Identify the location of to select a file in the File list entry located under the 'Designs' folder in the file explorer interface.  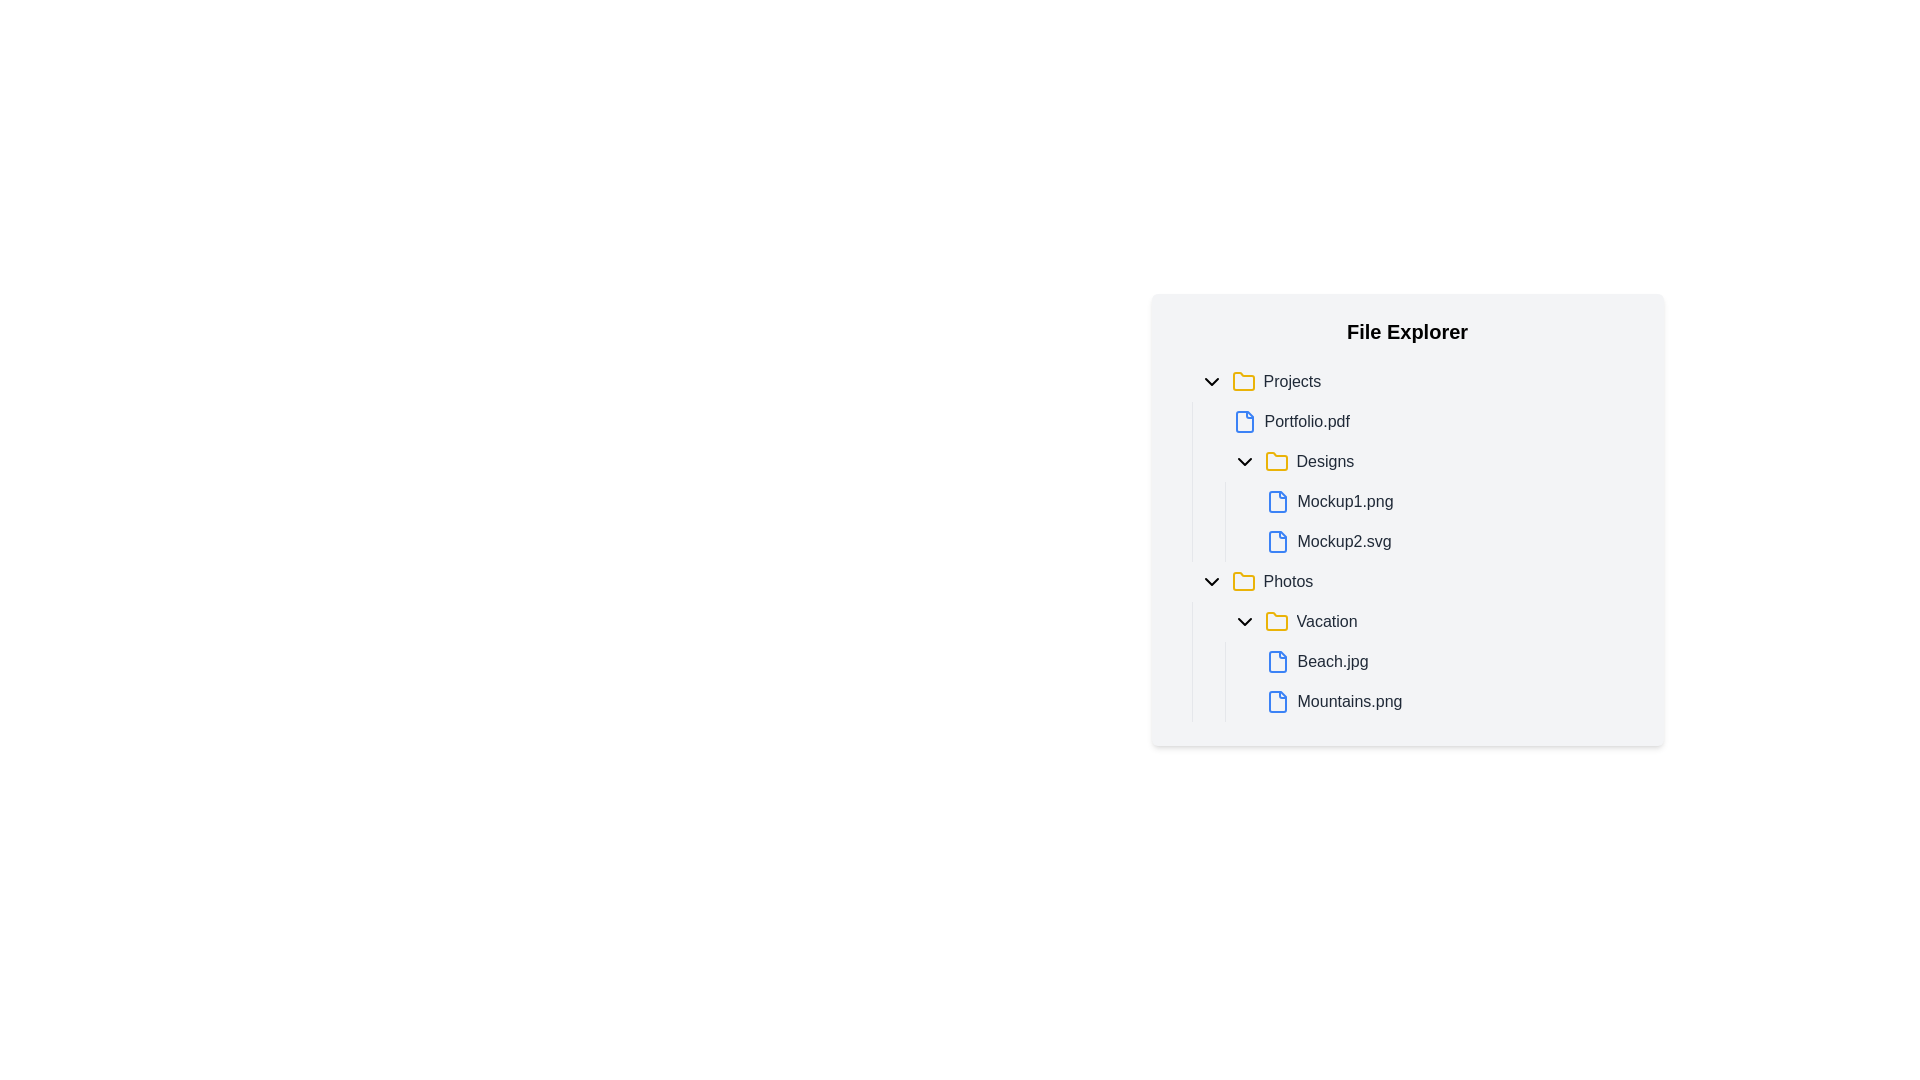
(1430, 520).